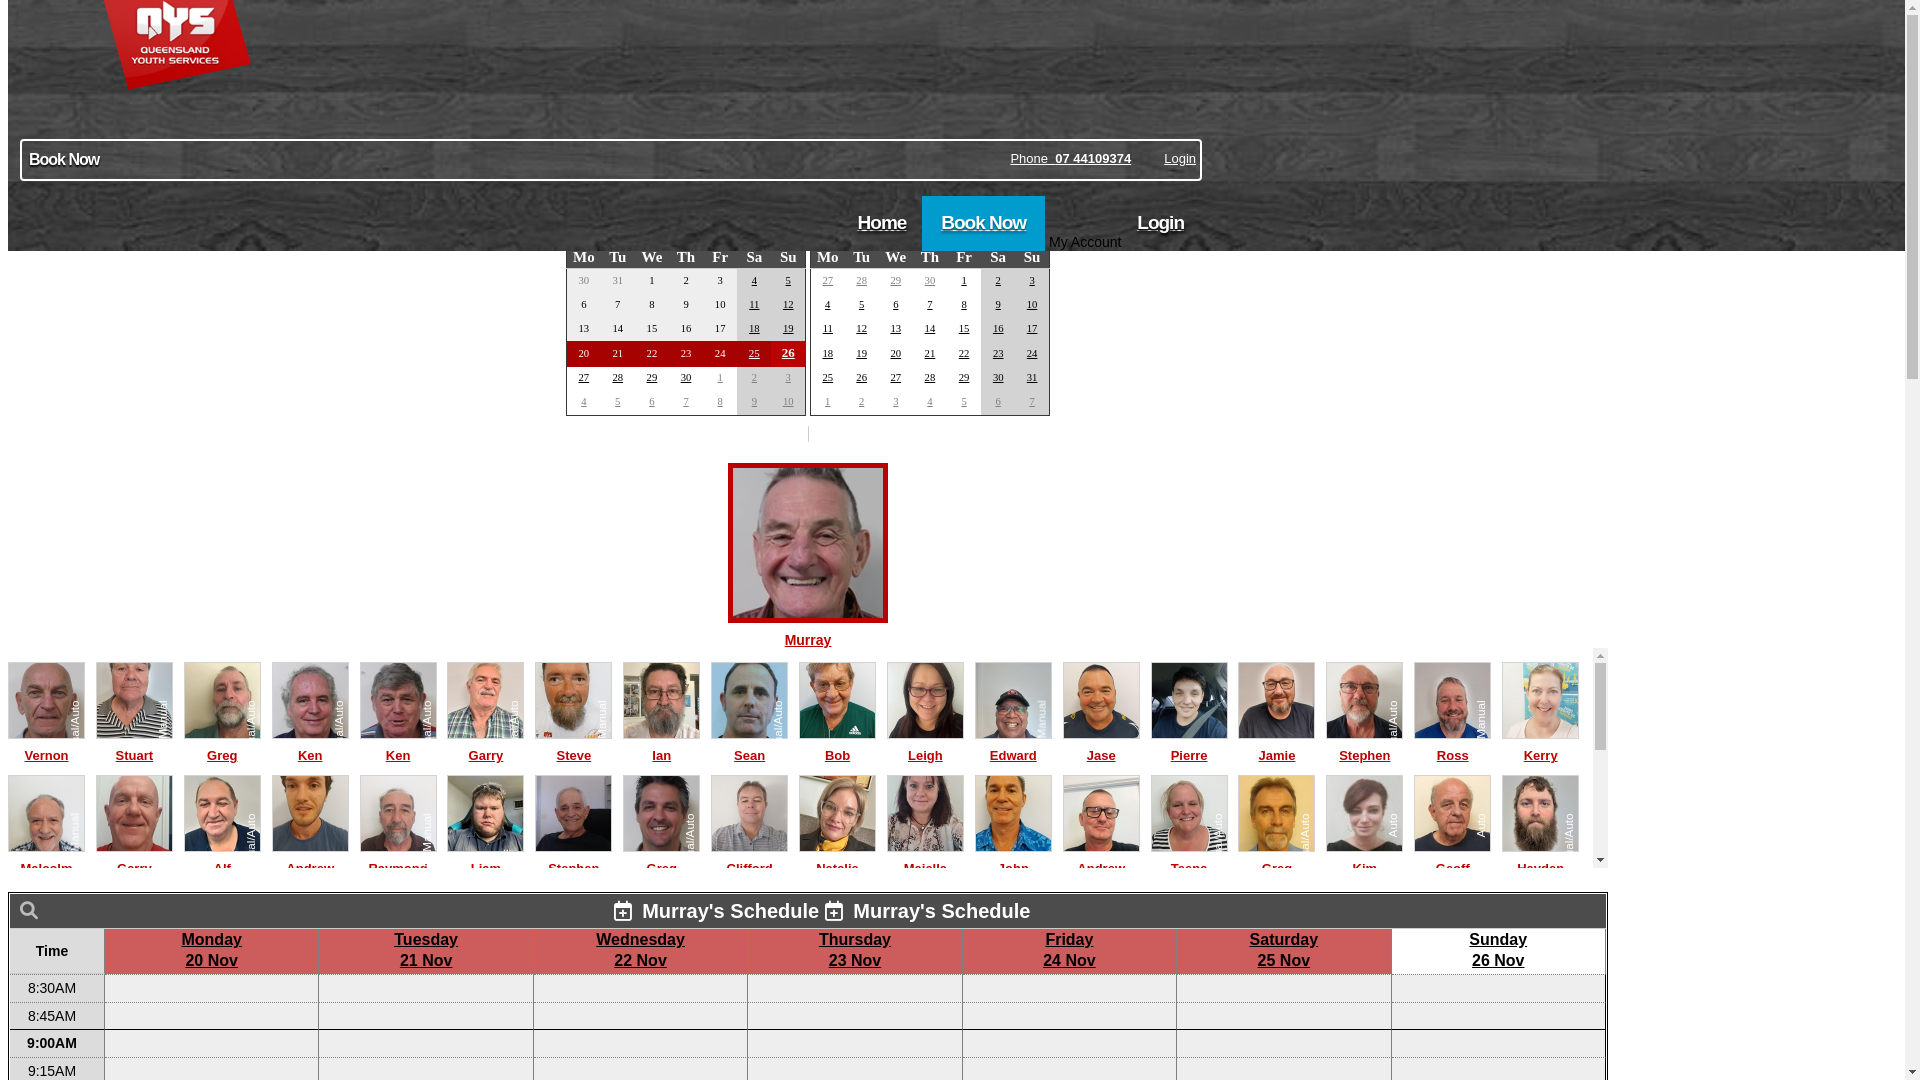 Image resolution: width=1920 pixels, height=1080 pixels. Describe the element at coordinates (998, 377) in the screenshot. I see `'30'` at that location.